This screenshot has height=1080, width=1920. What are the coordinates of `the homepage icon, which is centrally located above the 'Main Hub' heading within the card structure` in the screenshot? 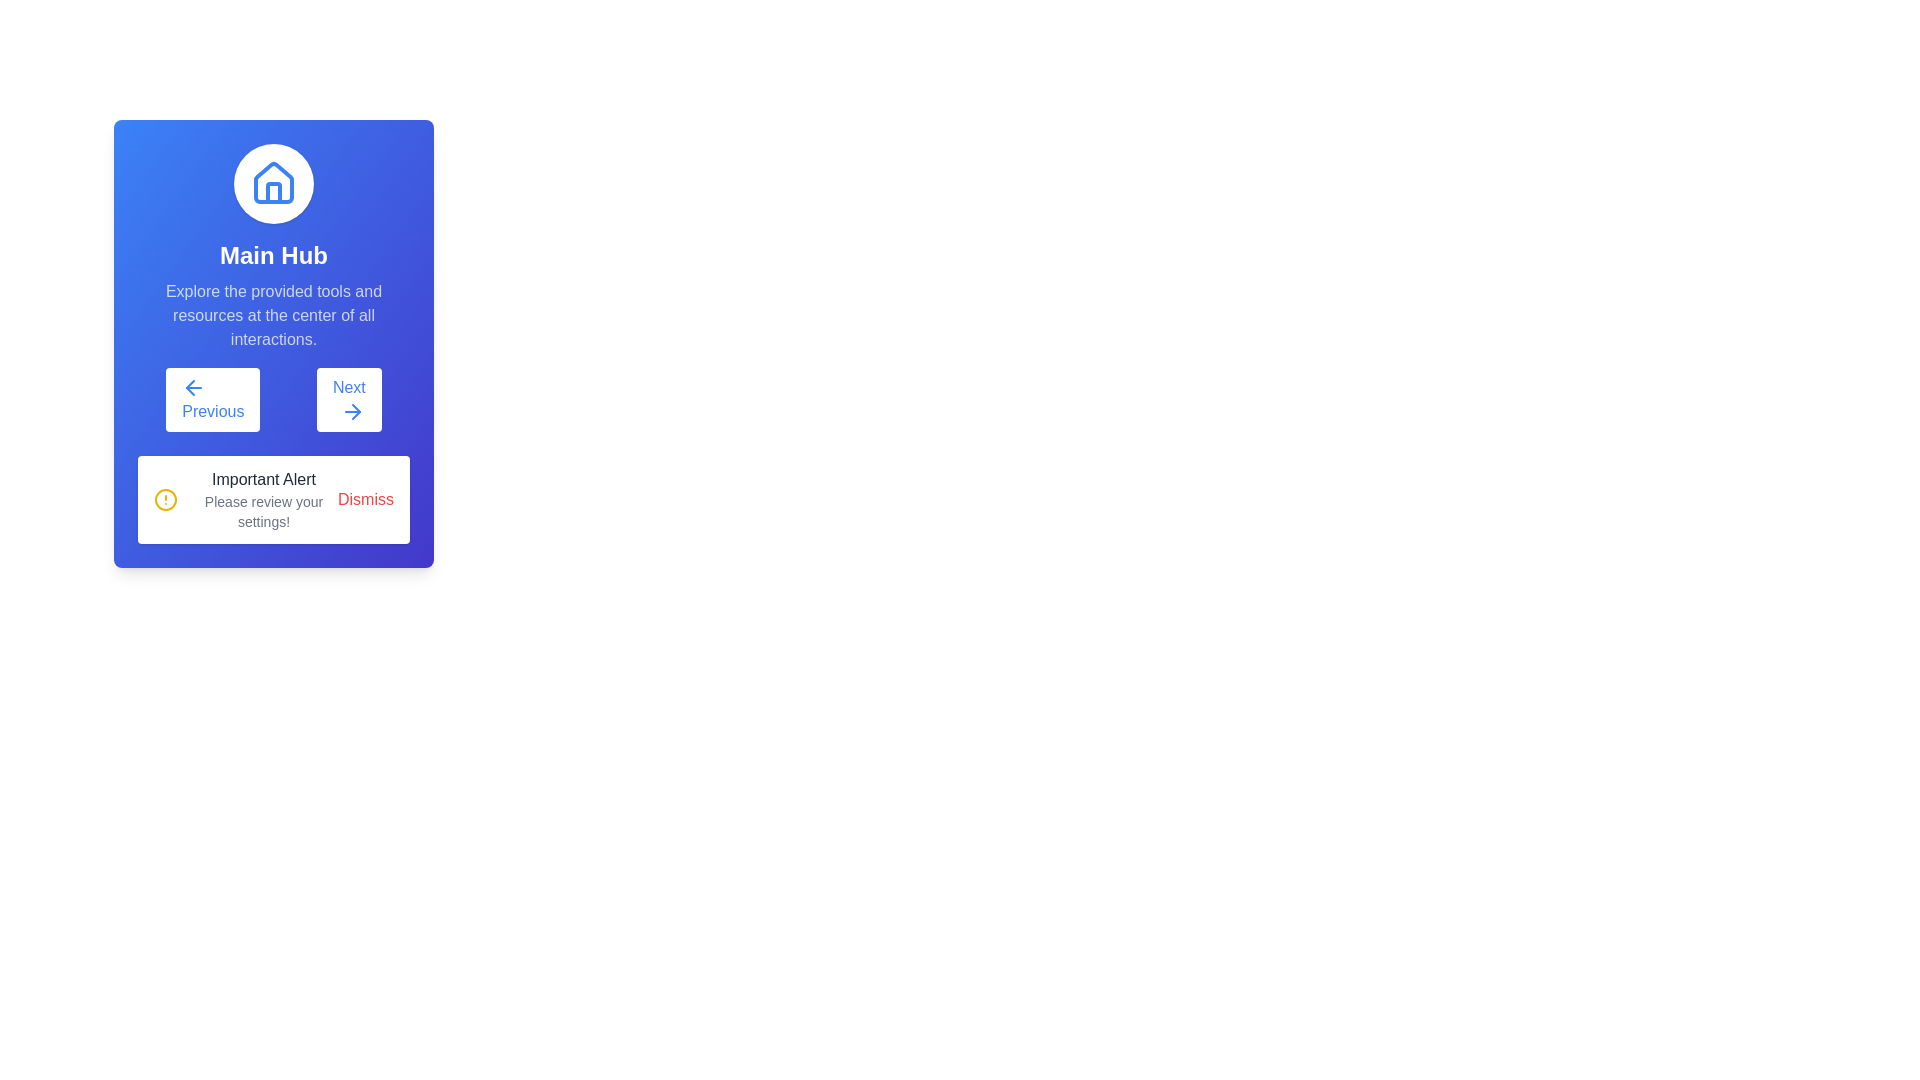 It's located at (272, 184).